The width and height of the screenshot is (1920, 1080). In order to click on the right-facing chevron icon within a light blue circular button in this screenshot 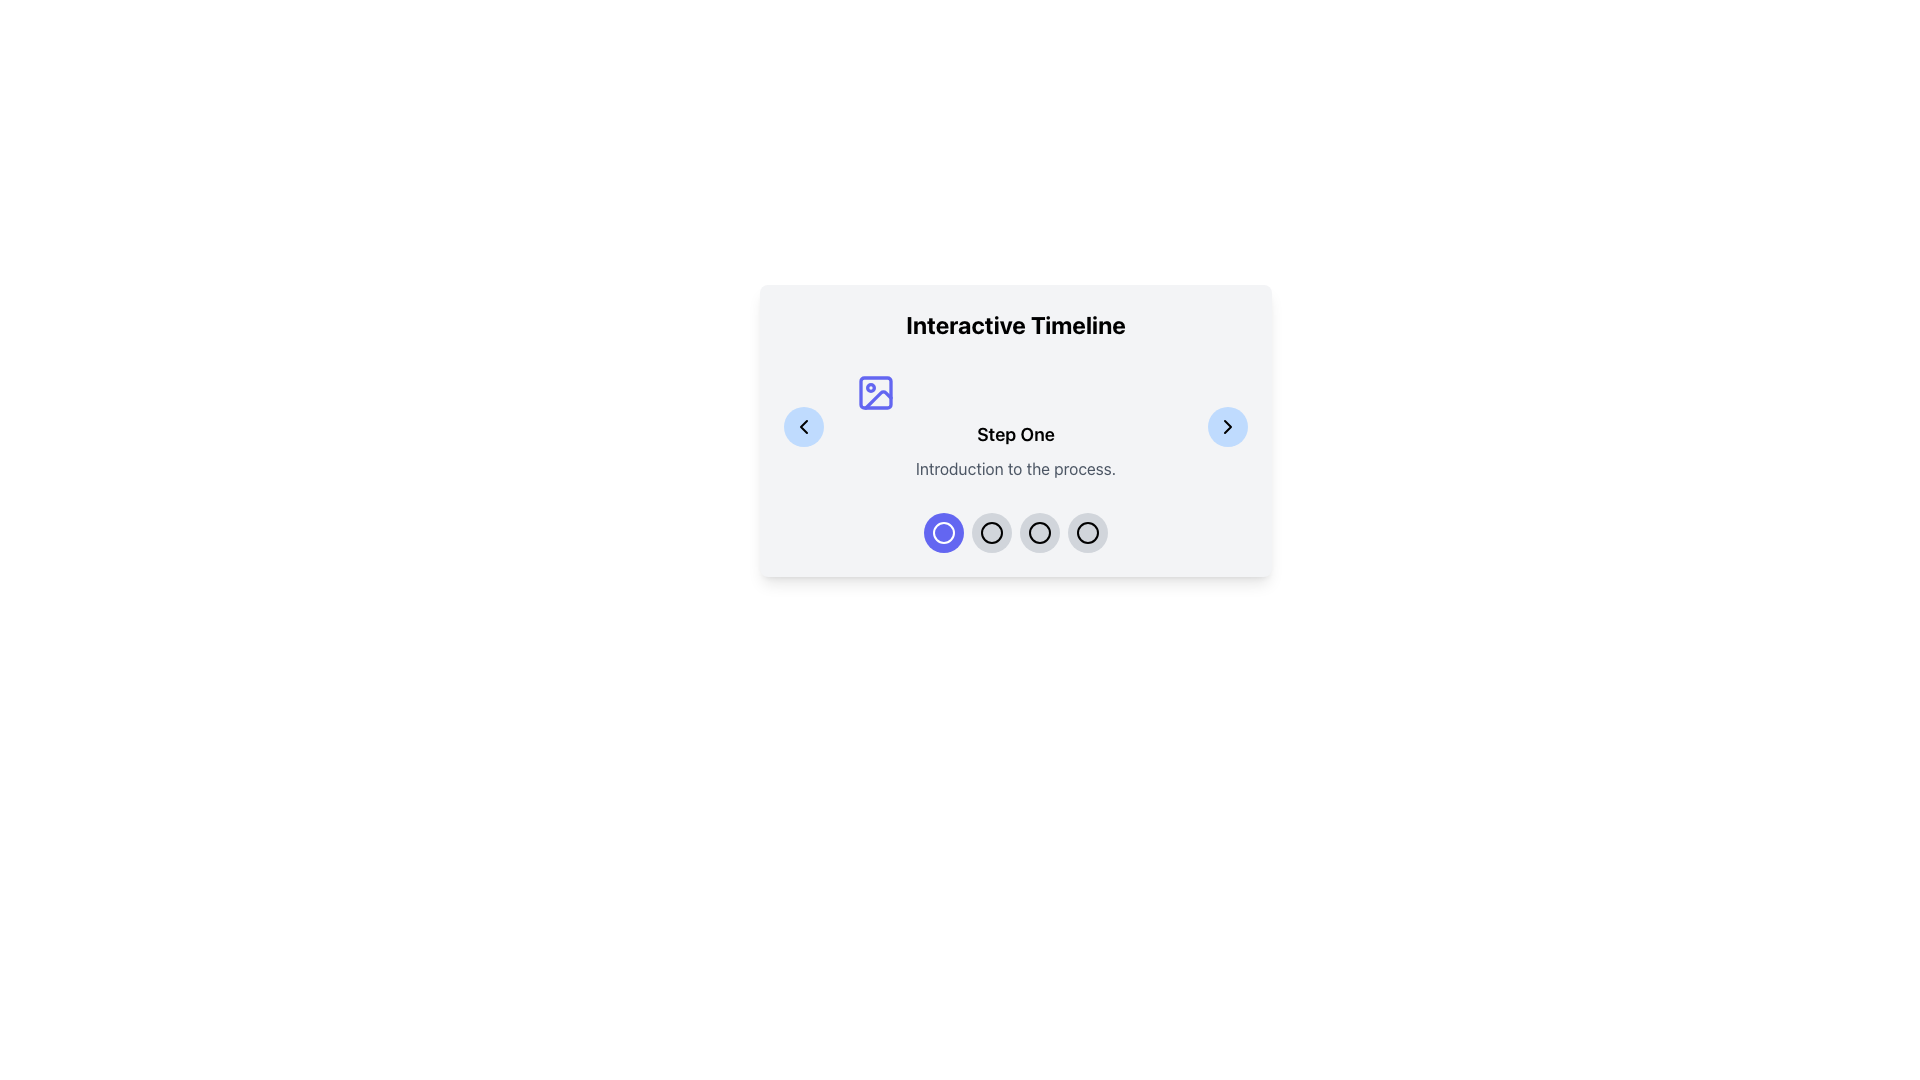, I will do `click(1227, 426)`.